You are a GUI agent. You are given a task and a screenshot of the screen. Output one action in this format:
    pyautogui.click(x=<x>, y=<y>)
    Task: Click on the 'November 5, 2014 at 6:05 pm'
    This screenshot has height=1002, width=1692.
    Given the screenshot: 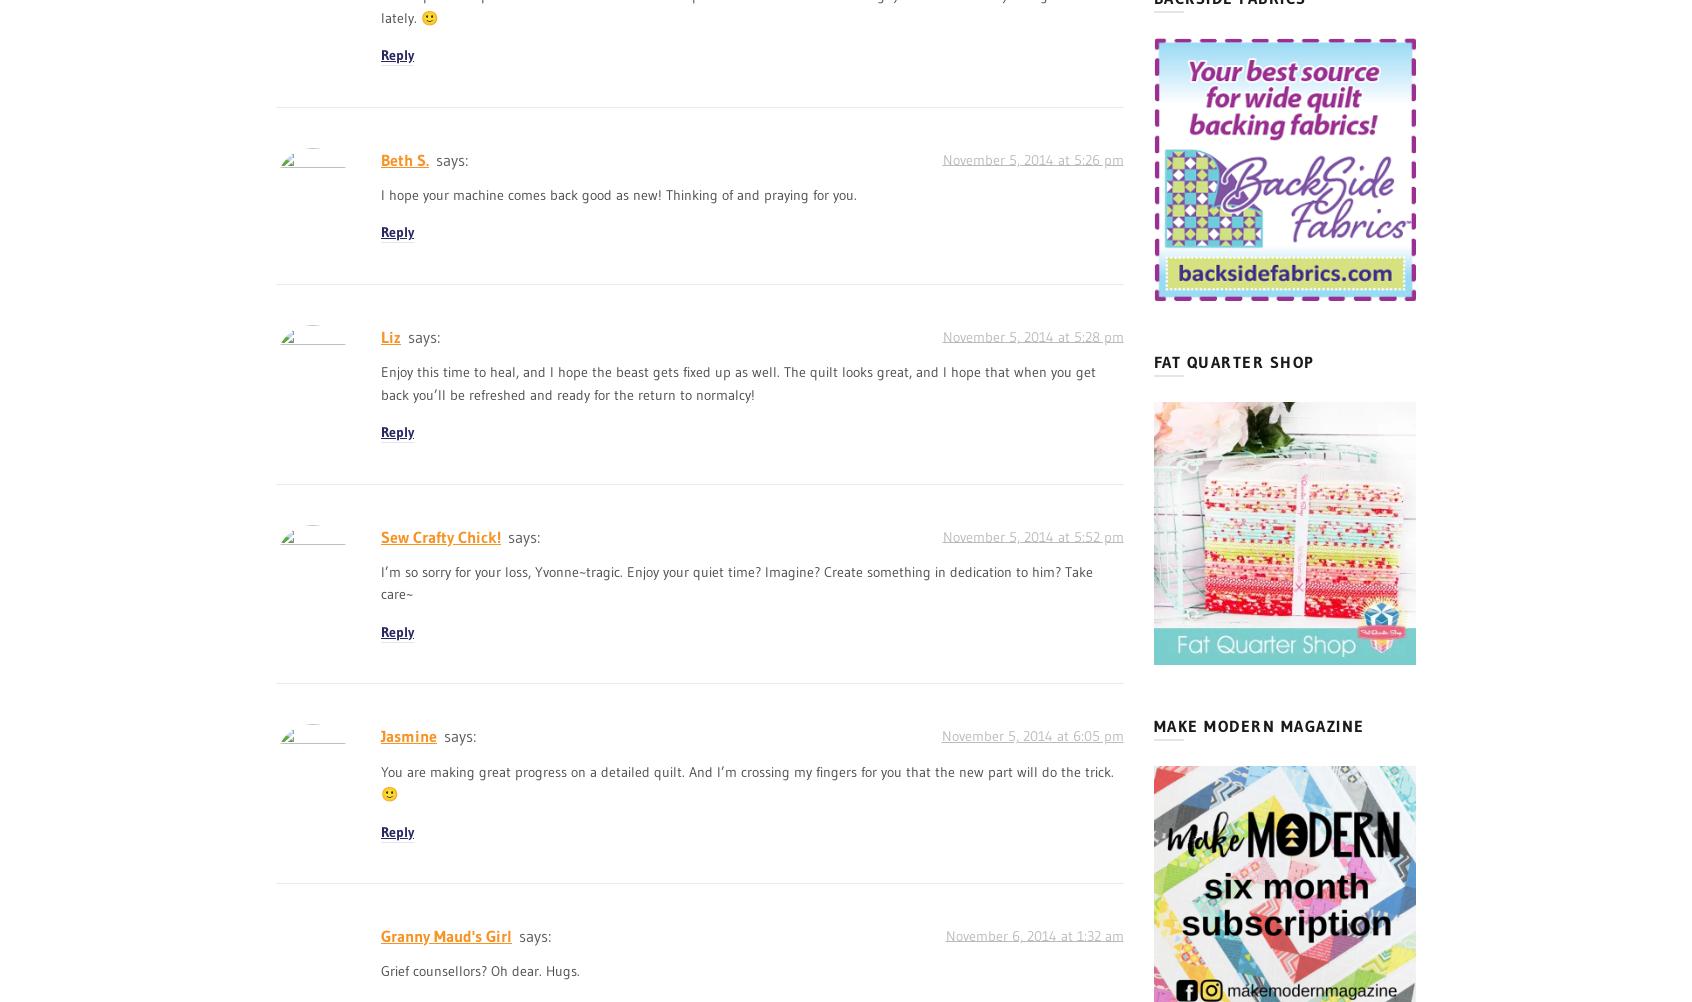 What is the action you would take?
    pyautogui.click(x=1030, y=734)
    